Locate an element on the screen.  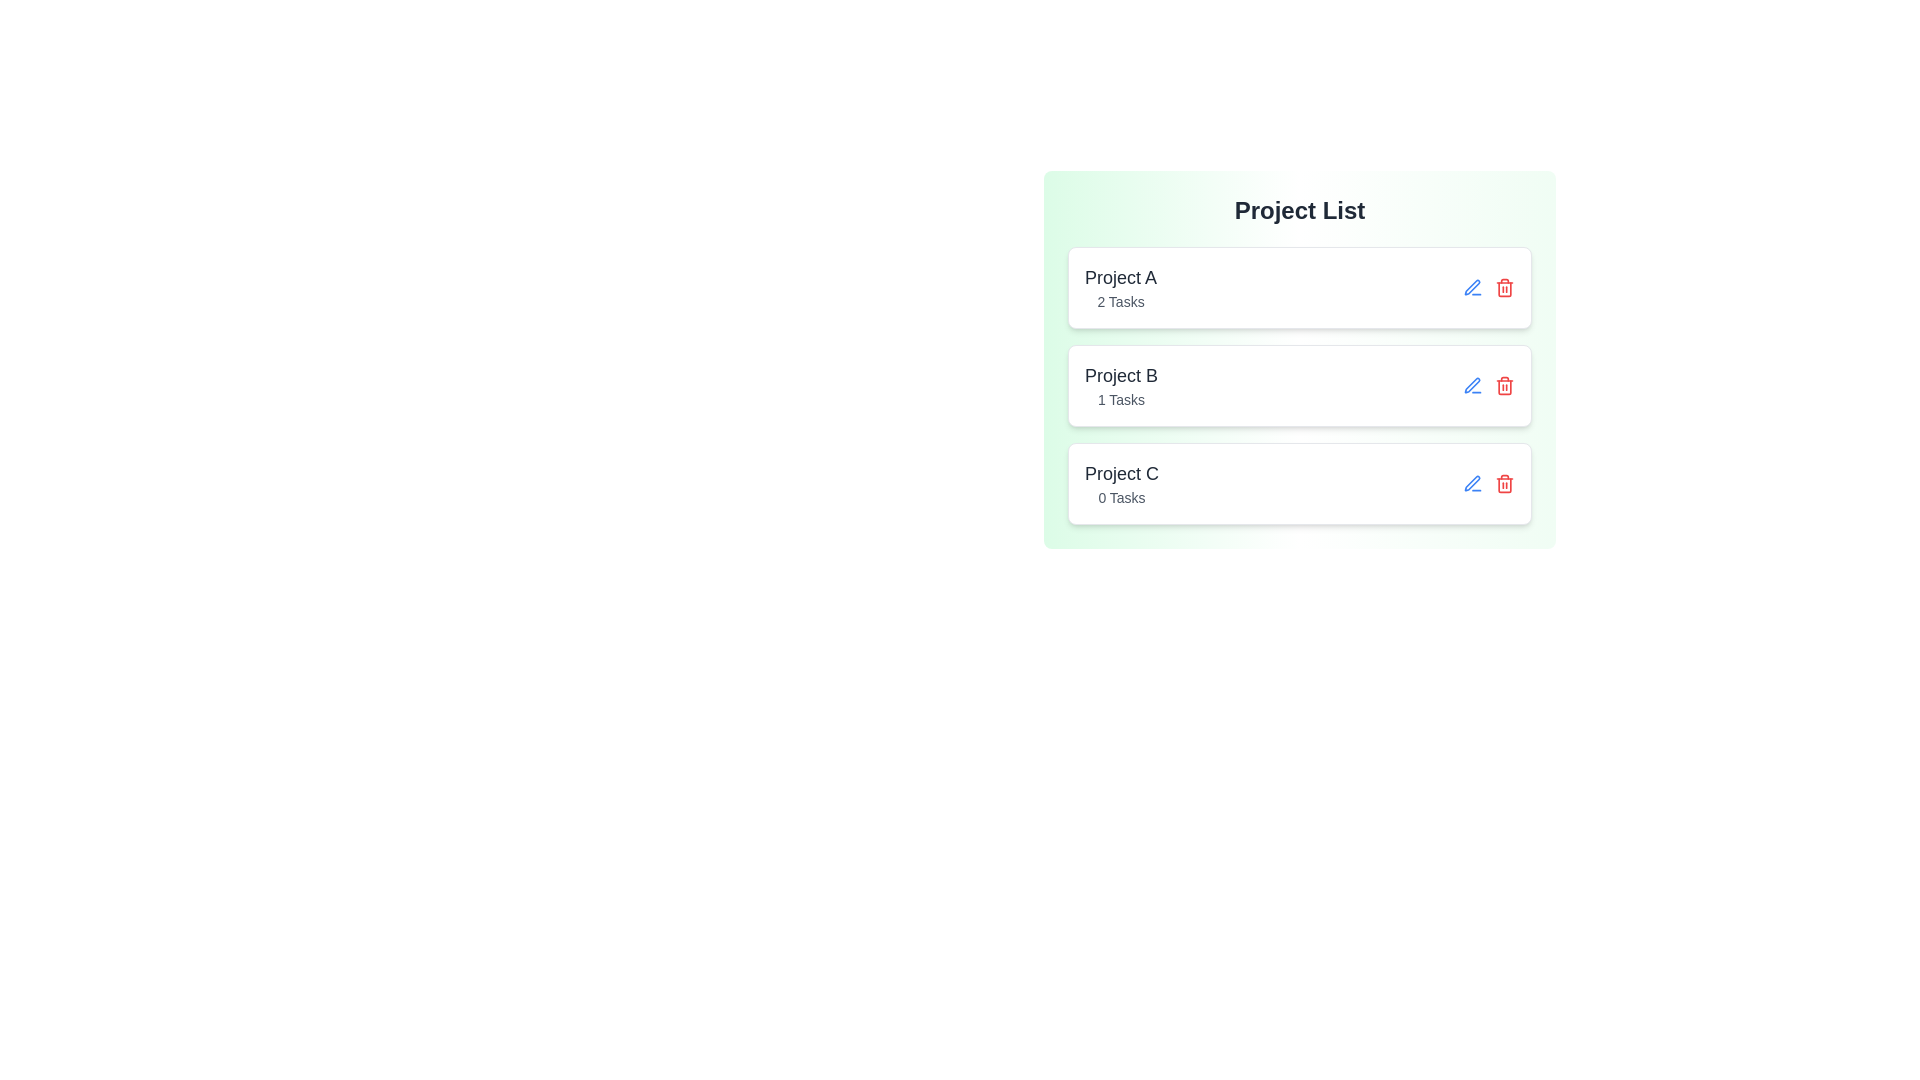
the edit icon for project Project A is located at coordinates (1473, 288).